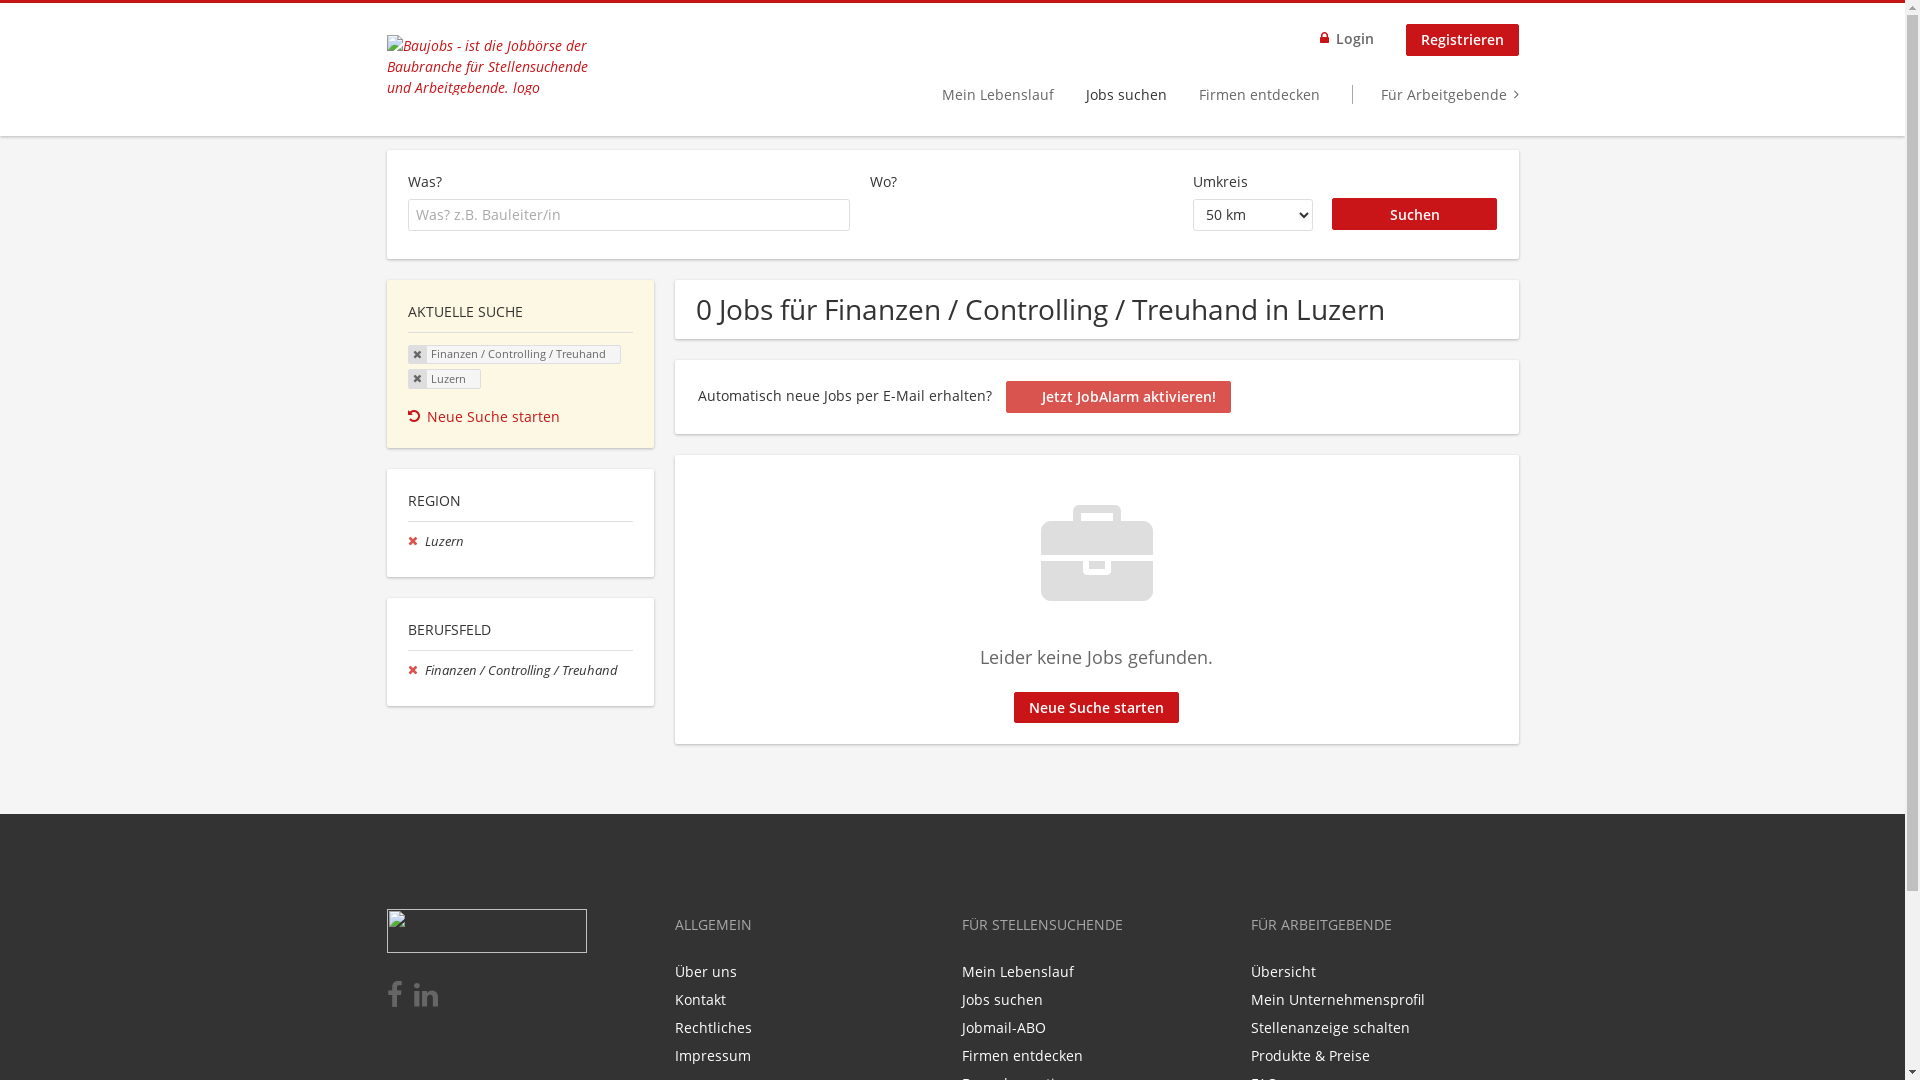 This screenshot has height=1080, width=1920. What do you see at coordinates (920, 703) in the screenshot?
I see `'Jetzt aktivieren'` at bounding box center [920, 703].